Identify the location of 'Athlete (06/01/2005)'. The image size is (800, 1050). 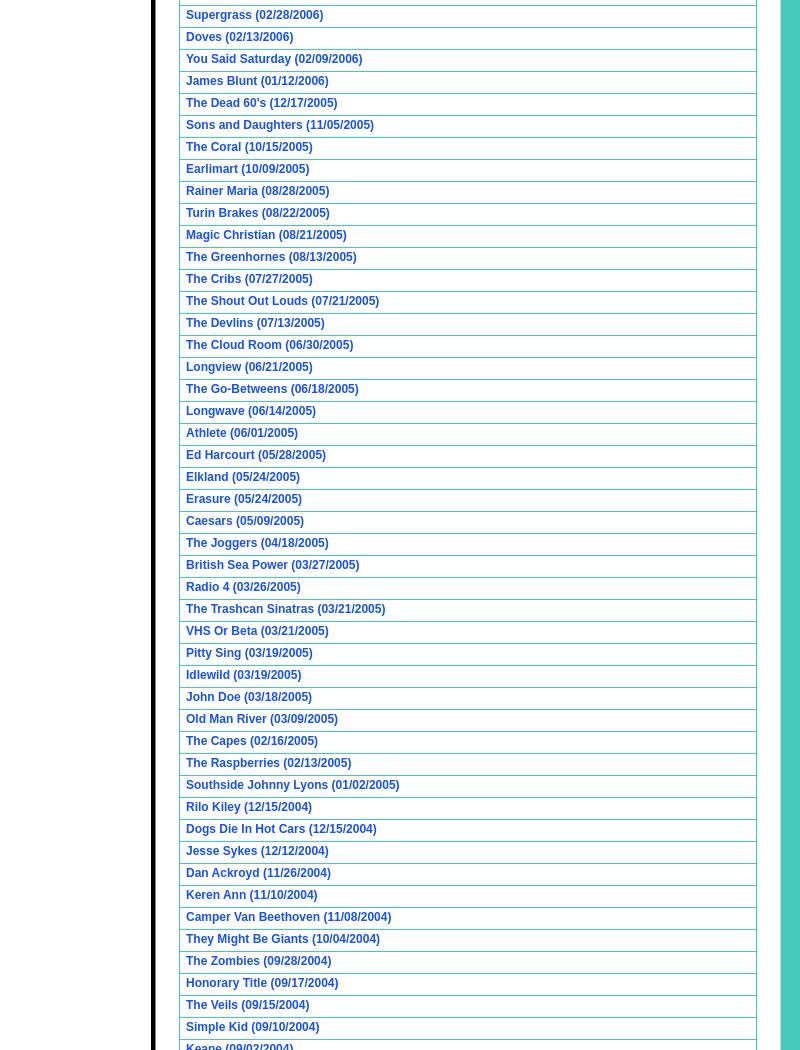
(241, 432).